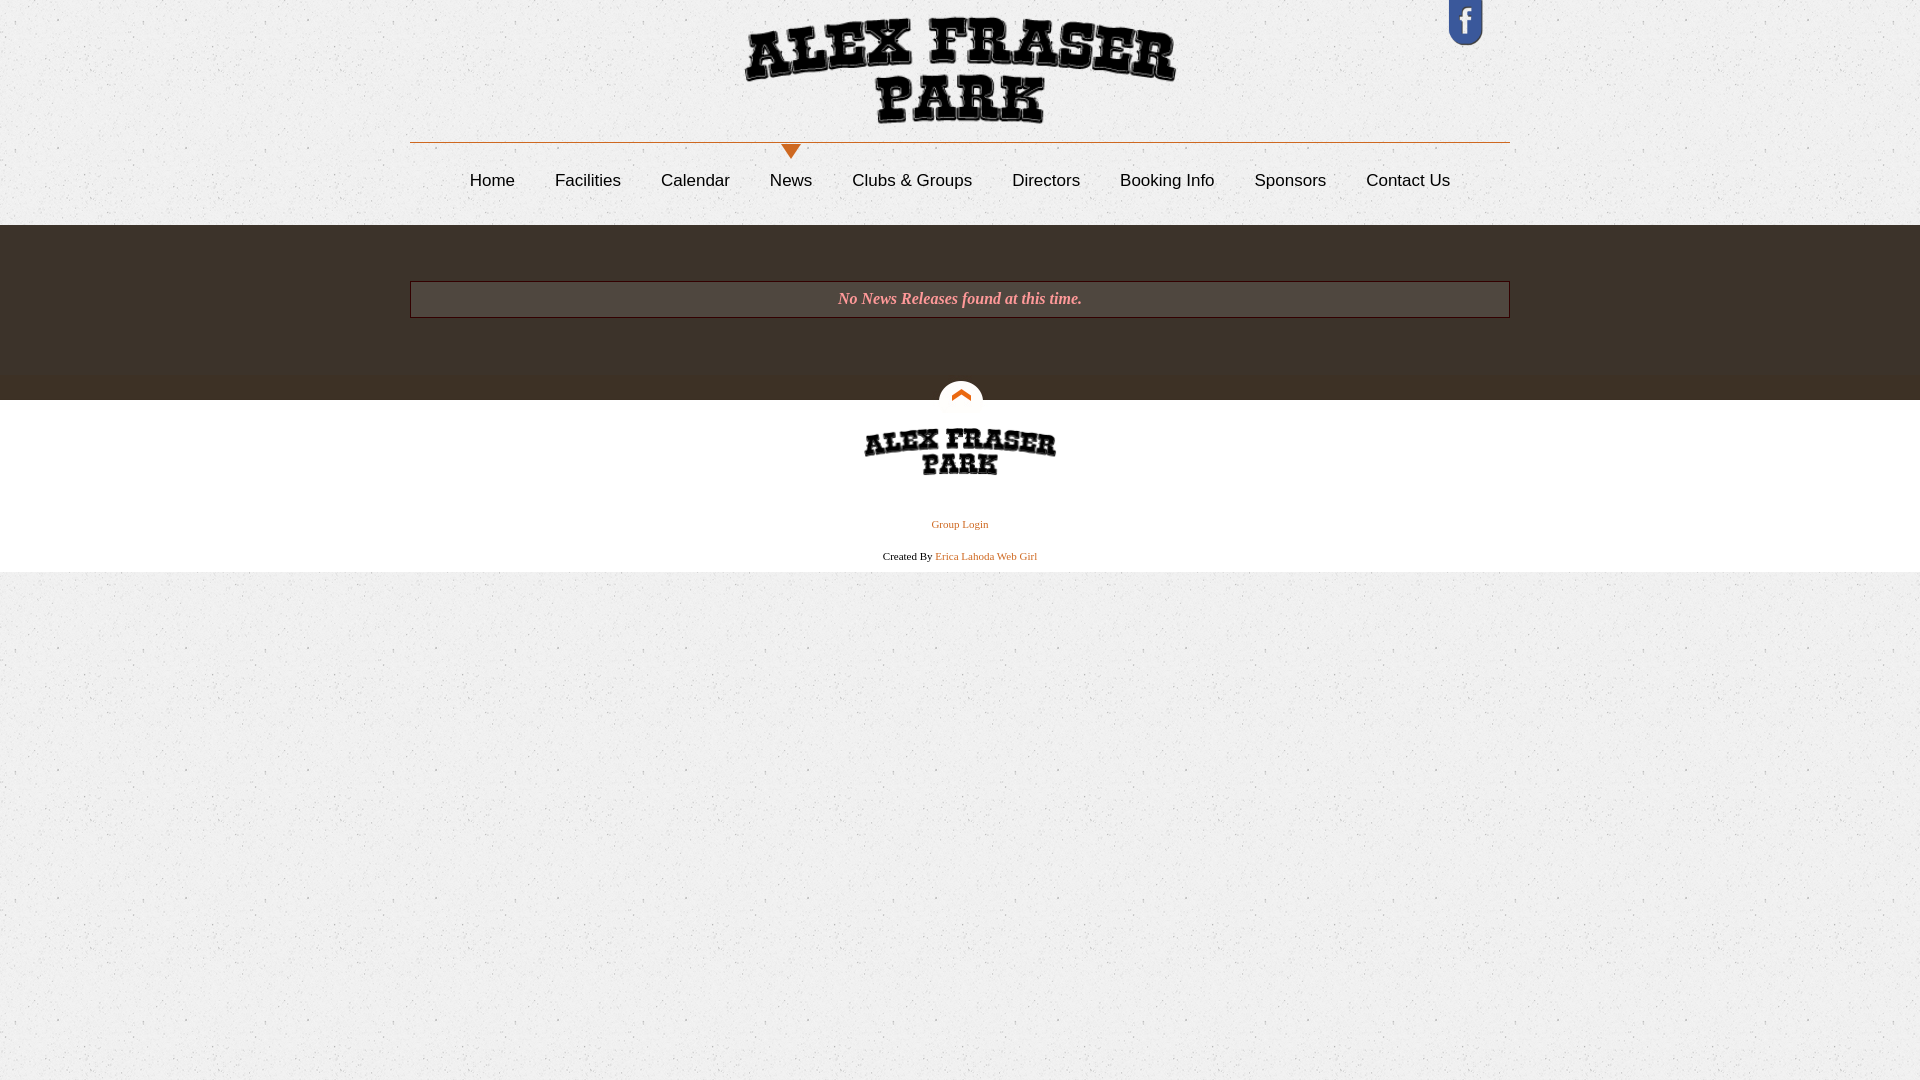  What do you see at coordinates (958, 523) in the screenshot?
I see `'Group Login'` at bounding box center [958, 523].